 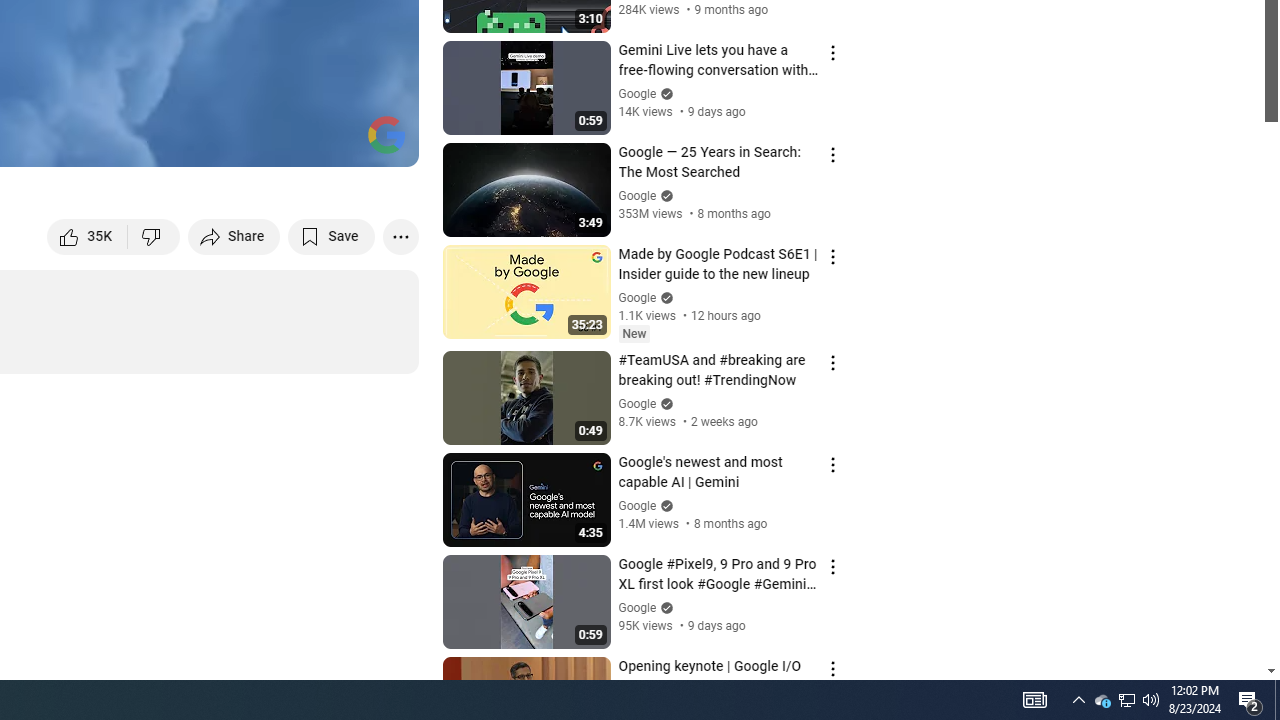 What do you see at coordinates (234, 235) in the screenshot?
I see `'Share'` at bounding box center [234, 235].